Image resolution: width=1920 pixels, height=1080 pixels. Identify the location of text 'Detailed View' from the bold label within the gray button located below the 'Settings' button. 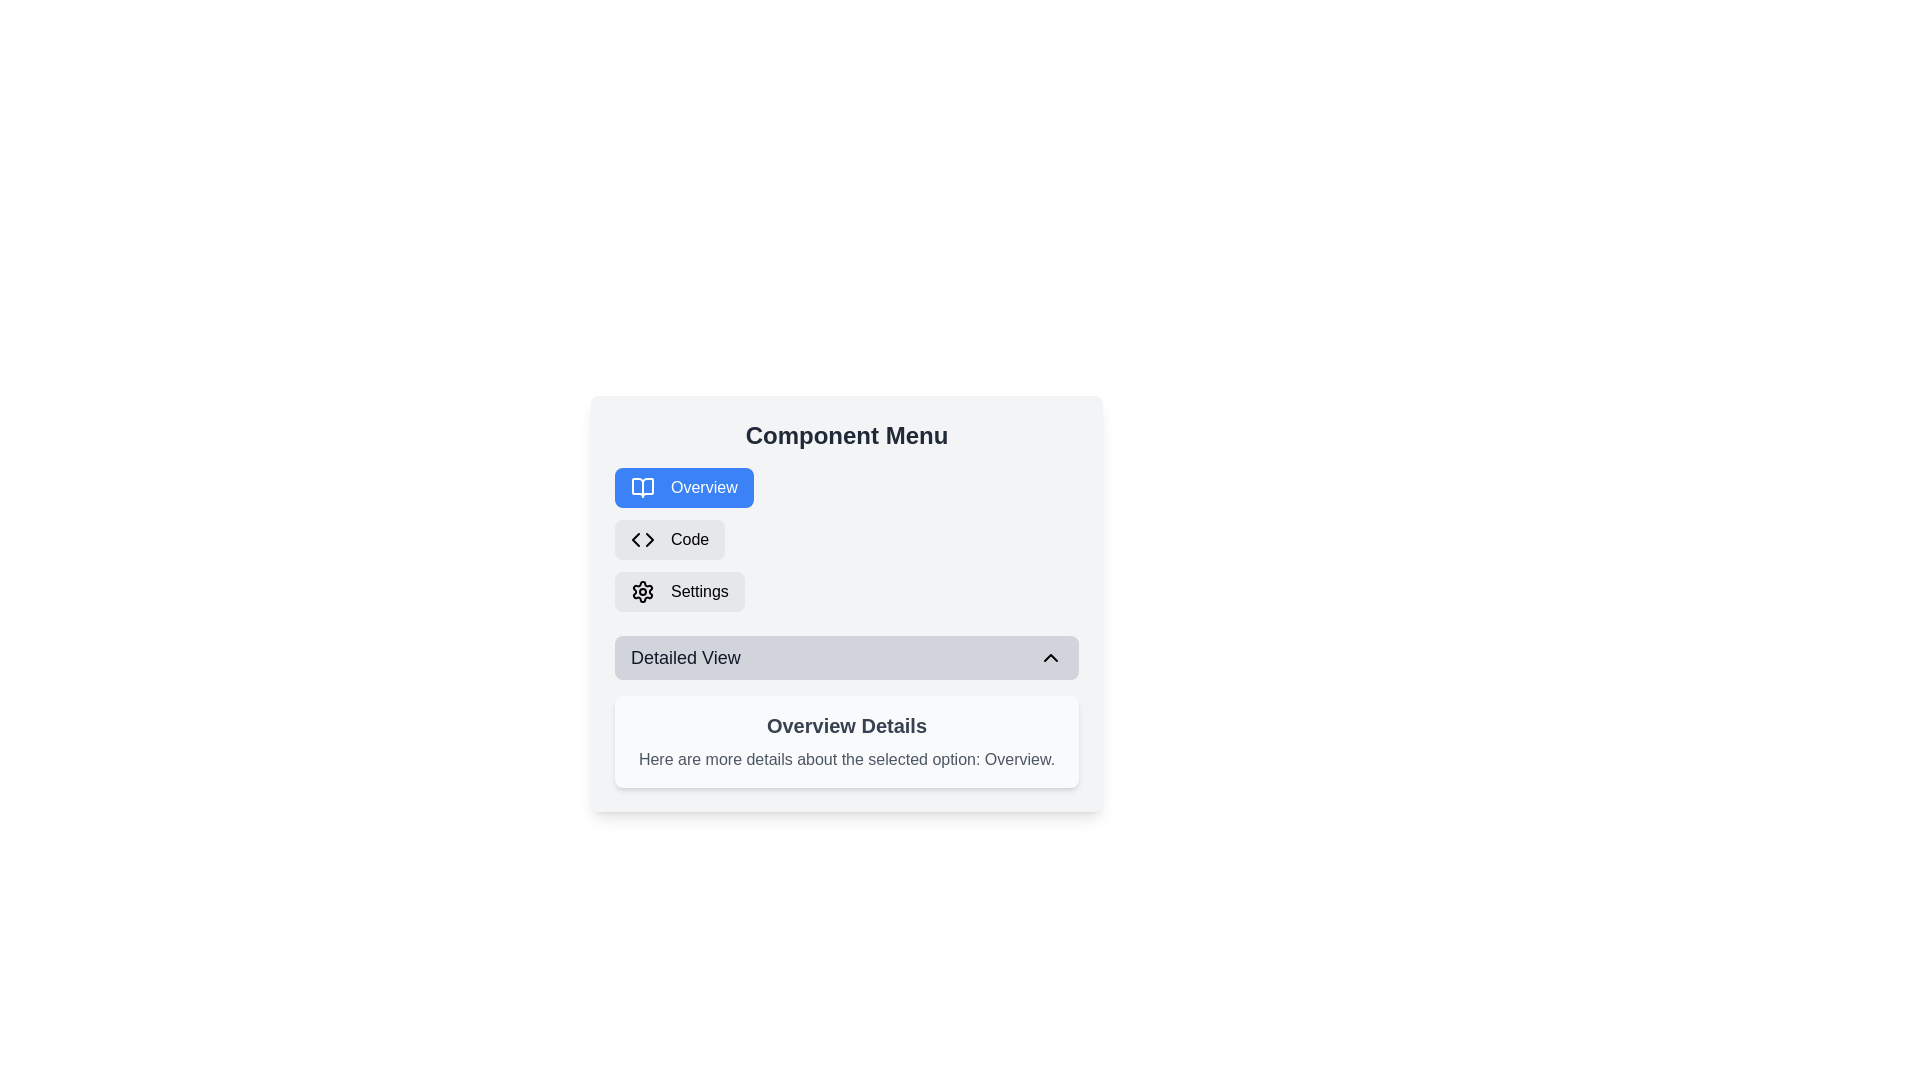
(685, 658).